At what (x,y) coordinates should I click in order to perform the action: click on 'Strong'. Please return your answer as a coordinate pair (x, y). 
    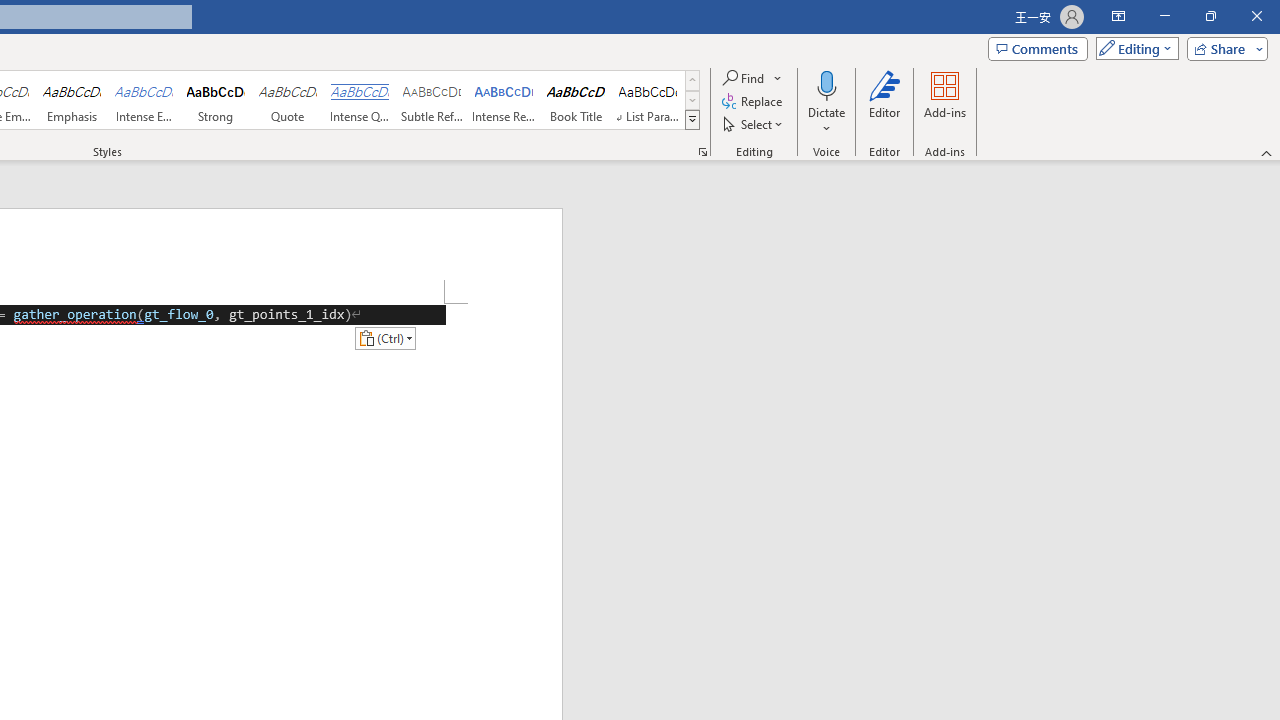
    Looking at the image, I should click on (216, 100).